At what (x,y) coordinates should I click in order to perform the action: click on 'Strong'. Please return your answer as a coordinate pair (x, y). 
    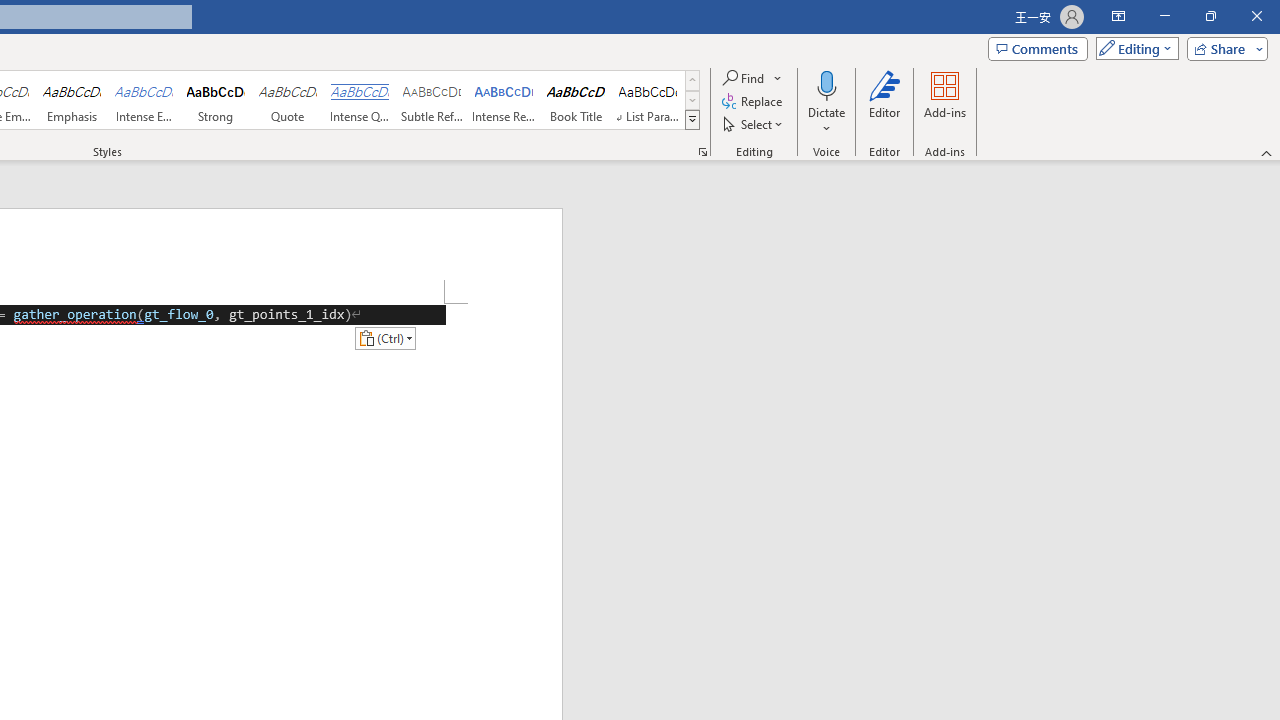
    Looking at the image, I should click on (216, 100).